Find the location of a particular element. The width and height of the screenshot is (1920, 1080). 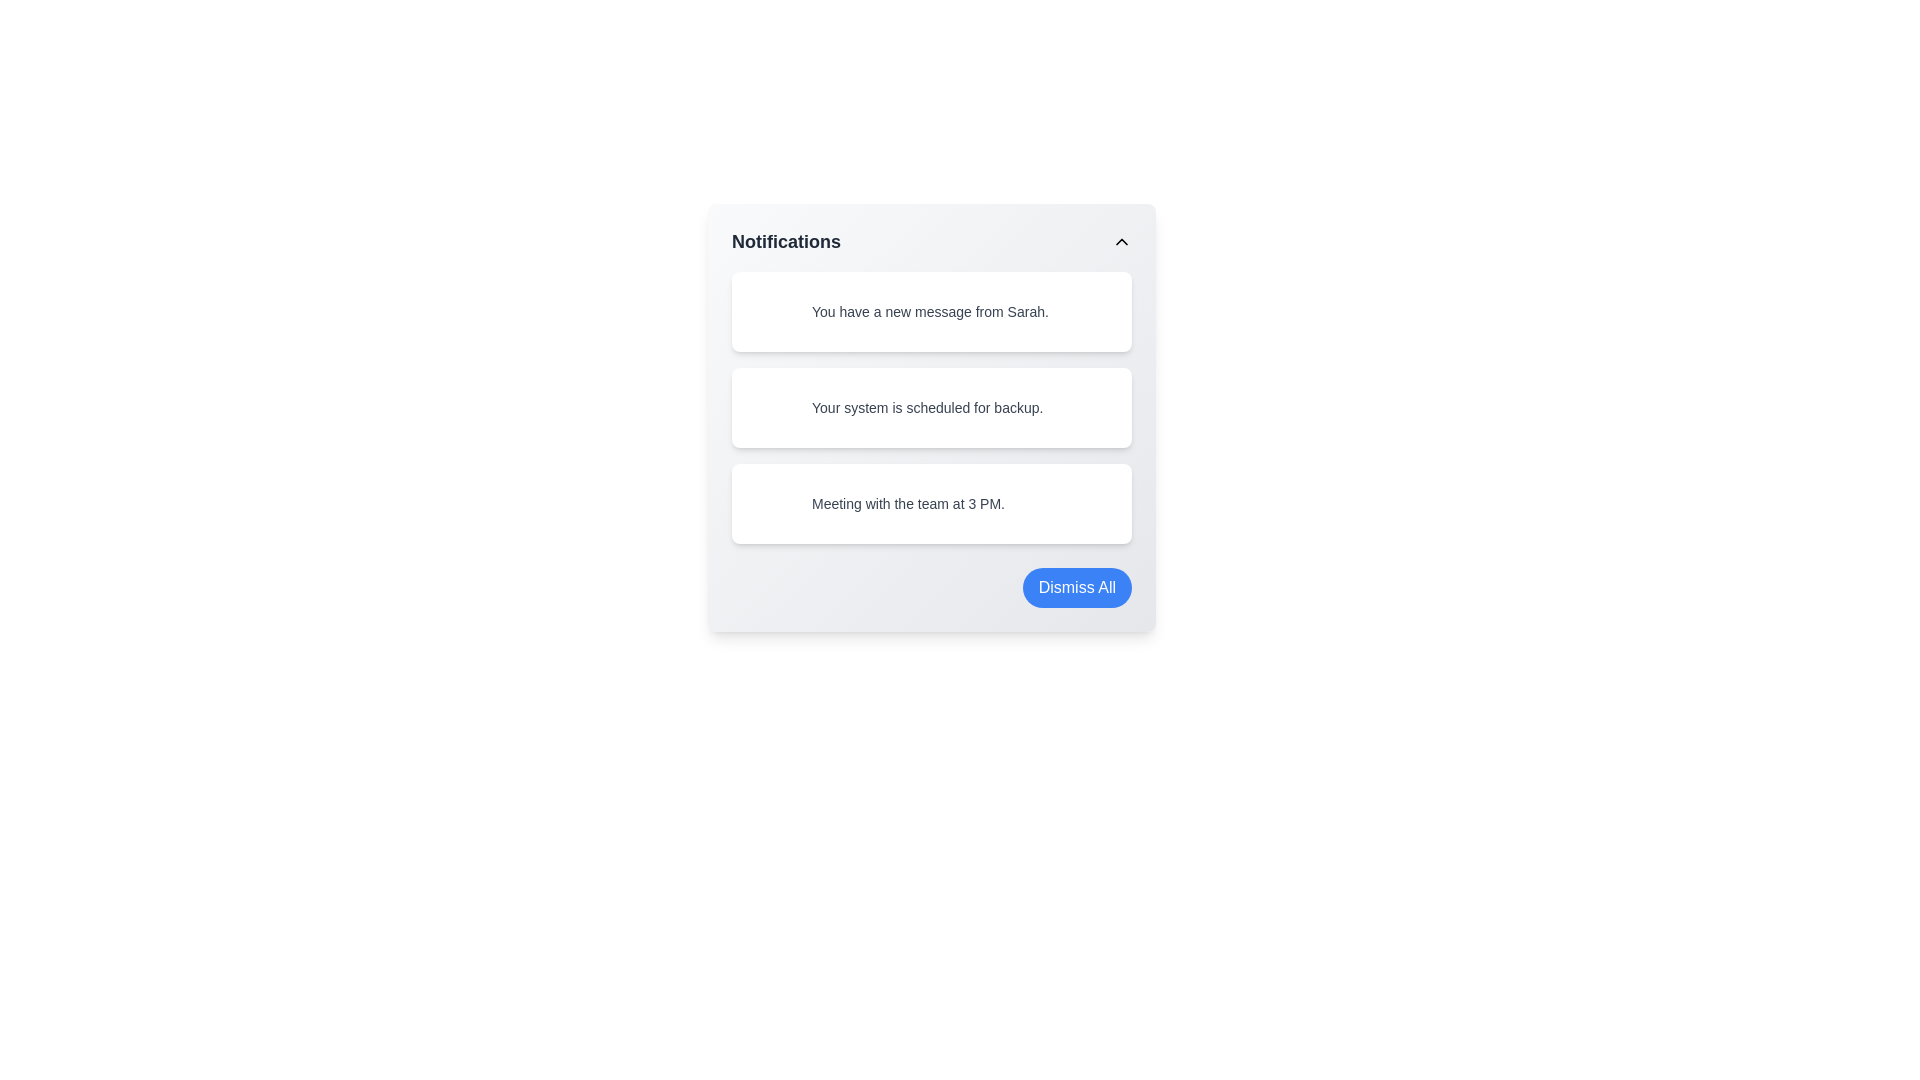

the Chevron (collapse/expand) button located in the top-right corner of the notification pane titled 'Notifications' is located at coordinates (1122, 241).